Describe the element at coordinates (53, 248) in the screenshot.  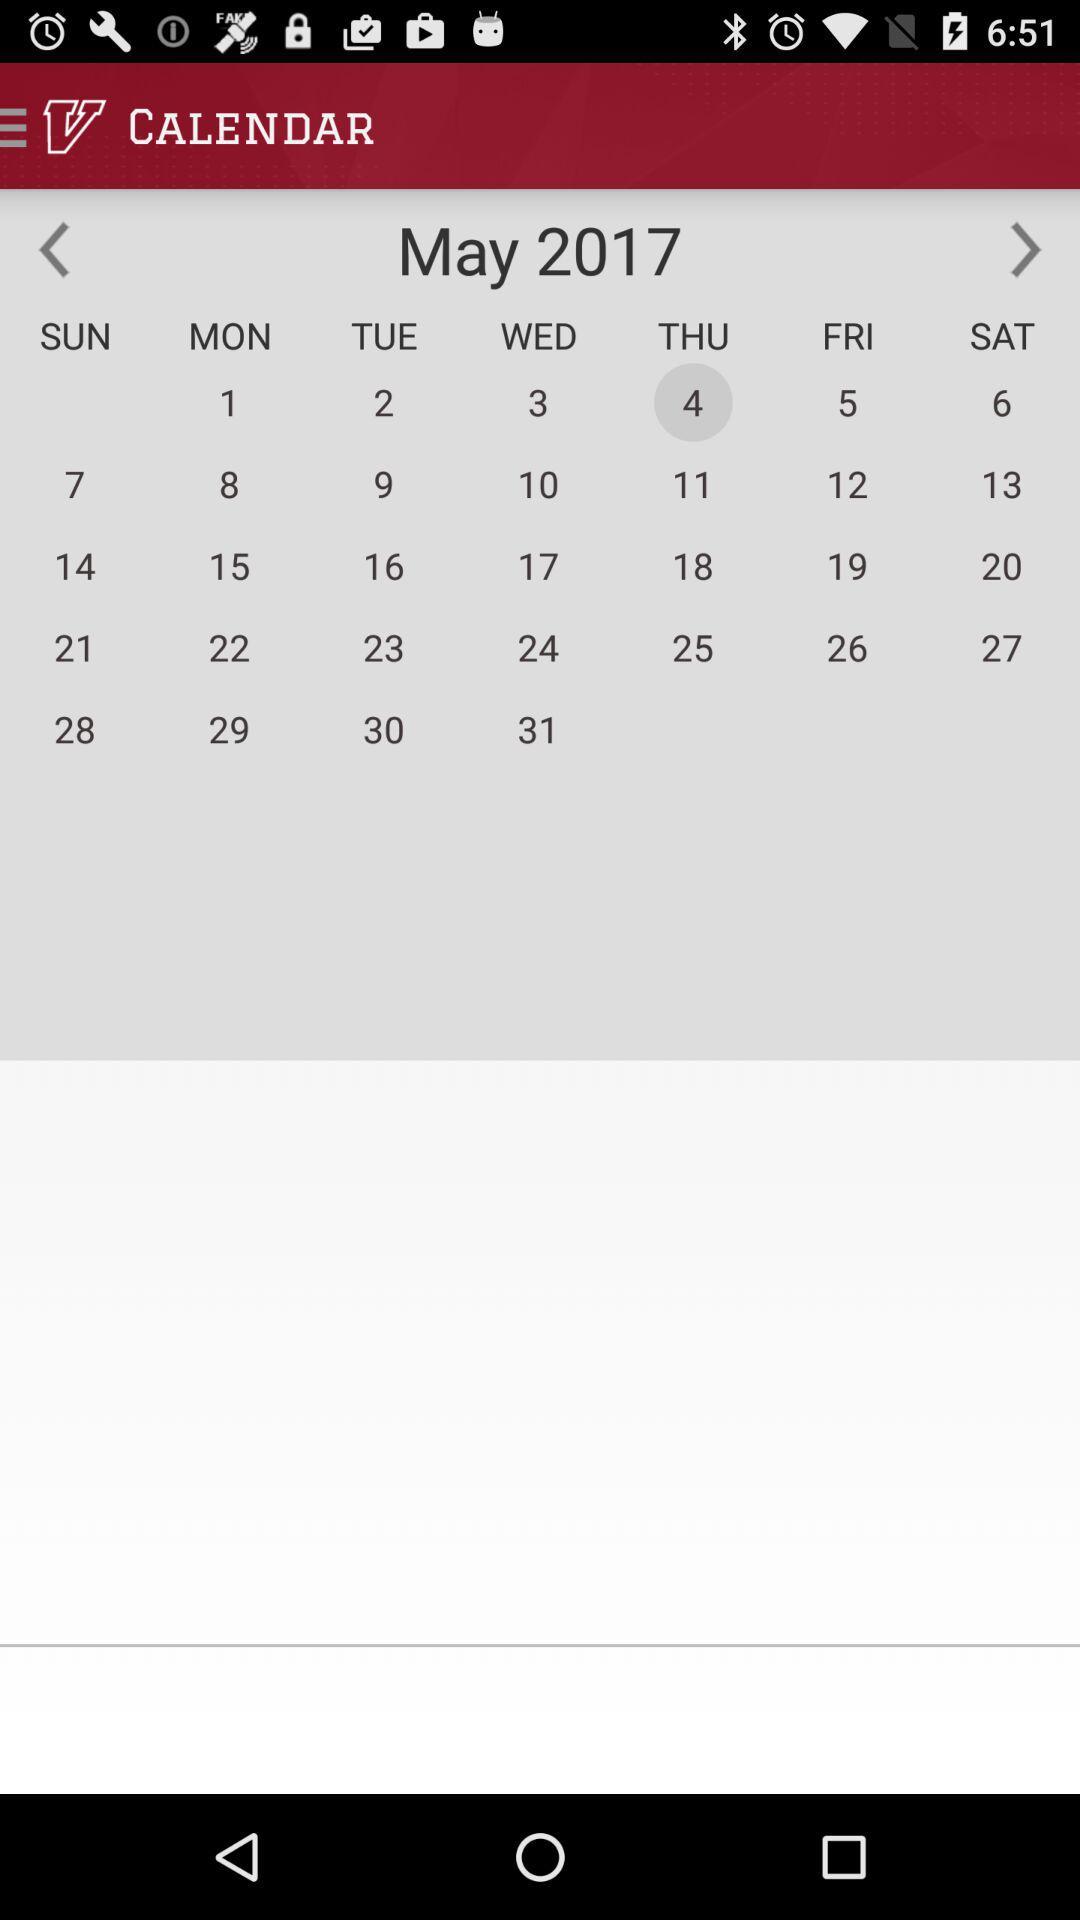
I see `earlier time in calendar` at that location.